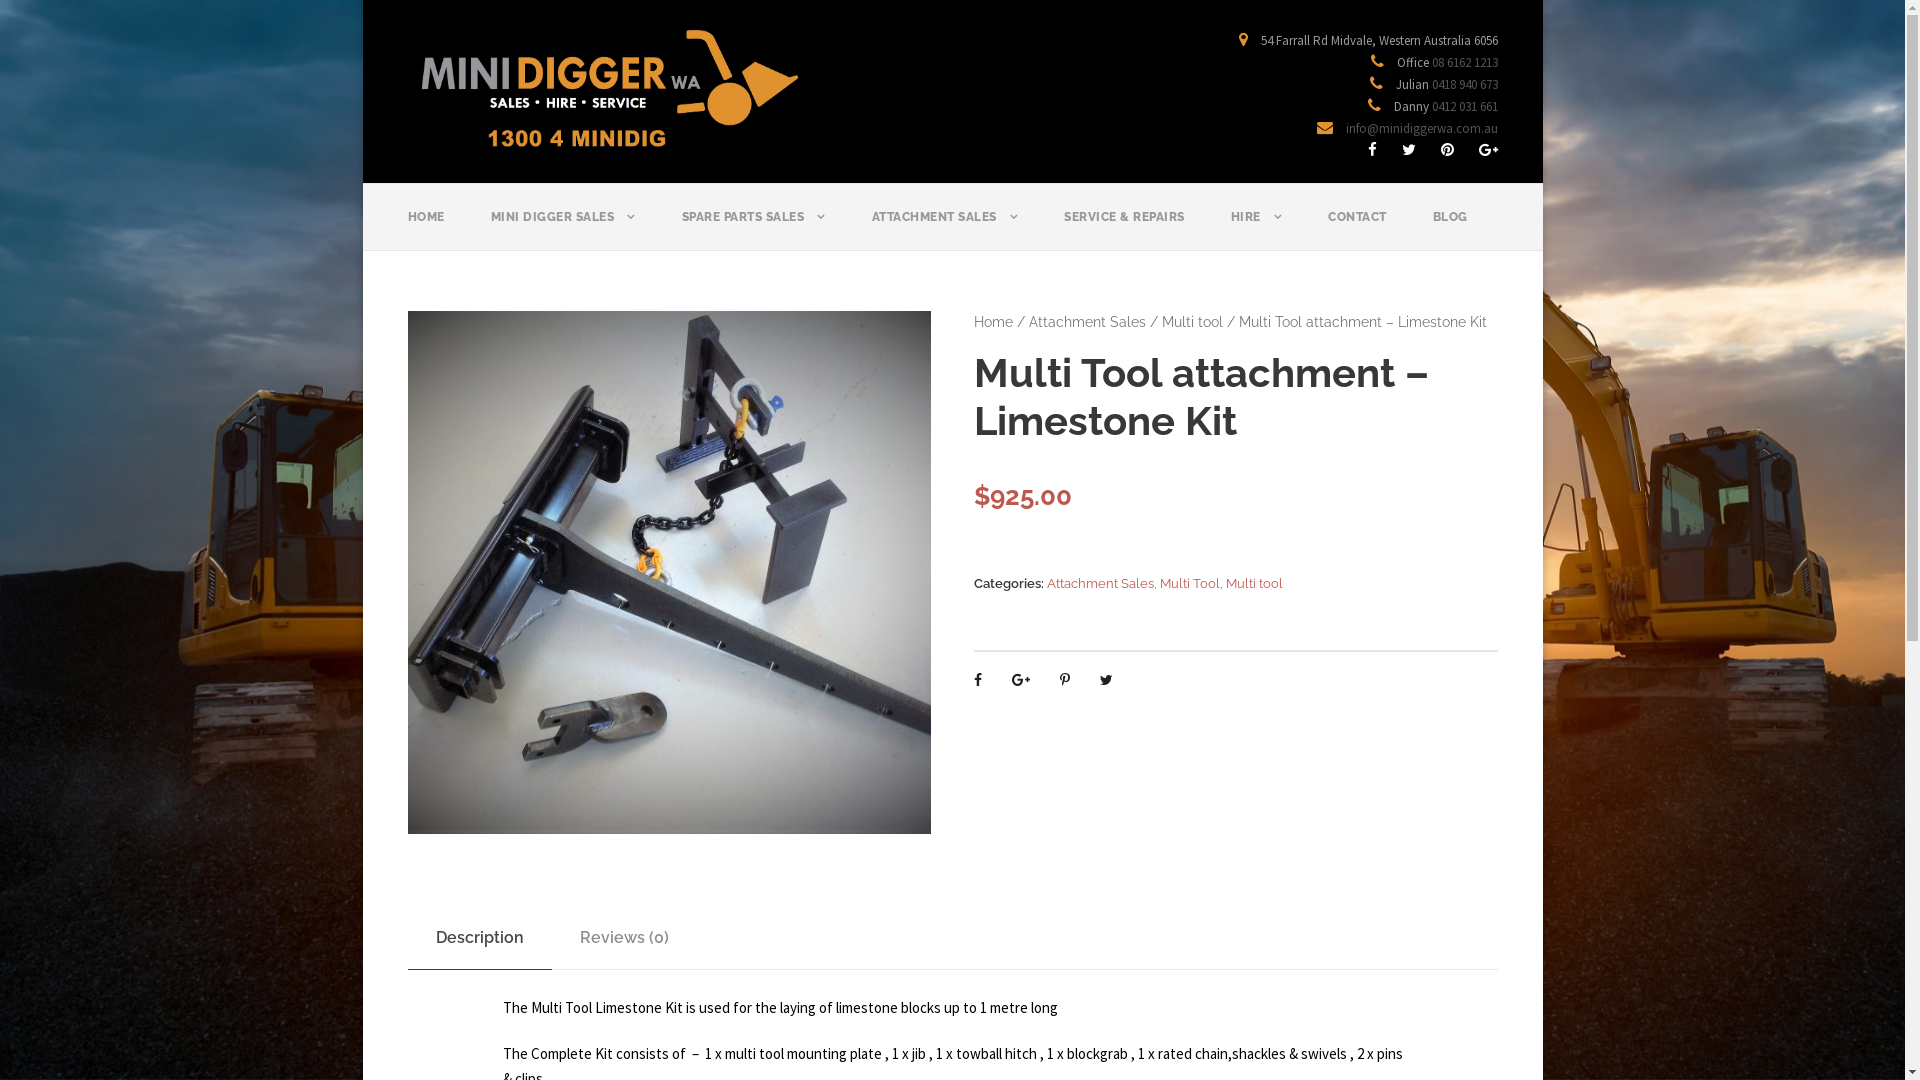  I want to click on '08 6162 1213', so click(1464, 61).